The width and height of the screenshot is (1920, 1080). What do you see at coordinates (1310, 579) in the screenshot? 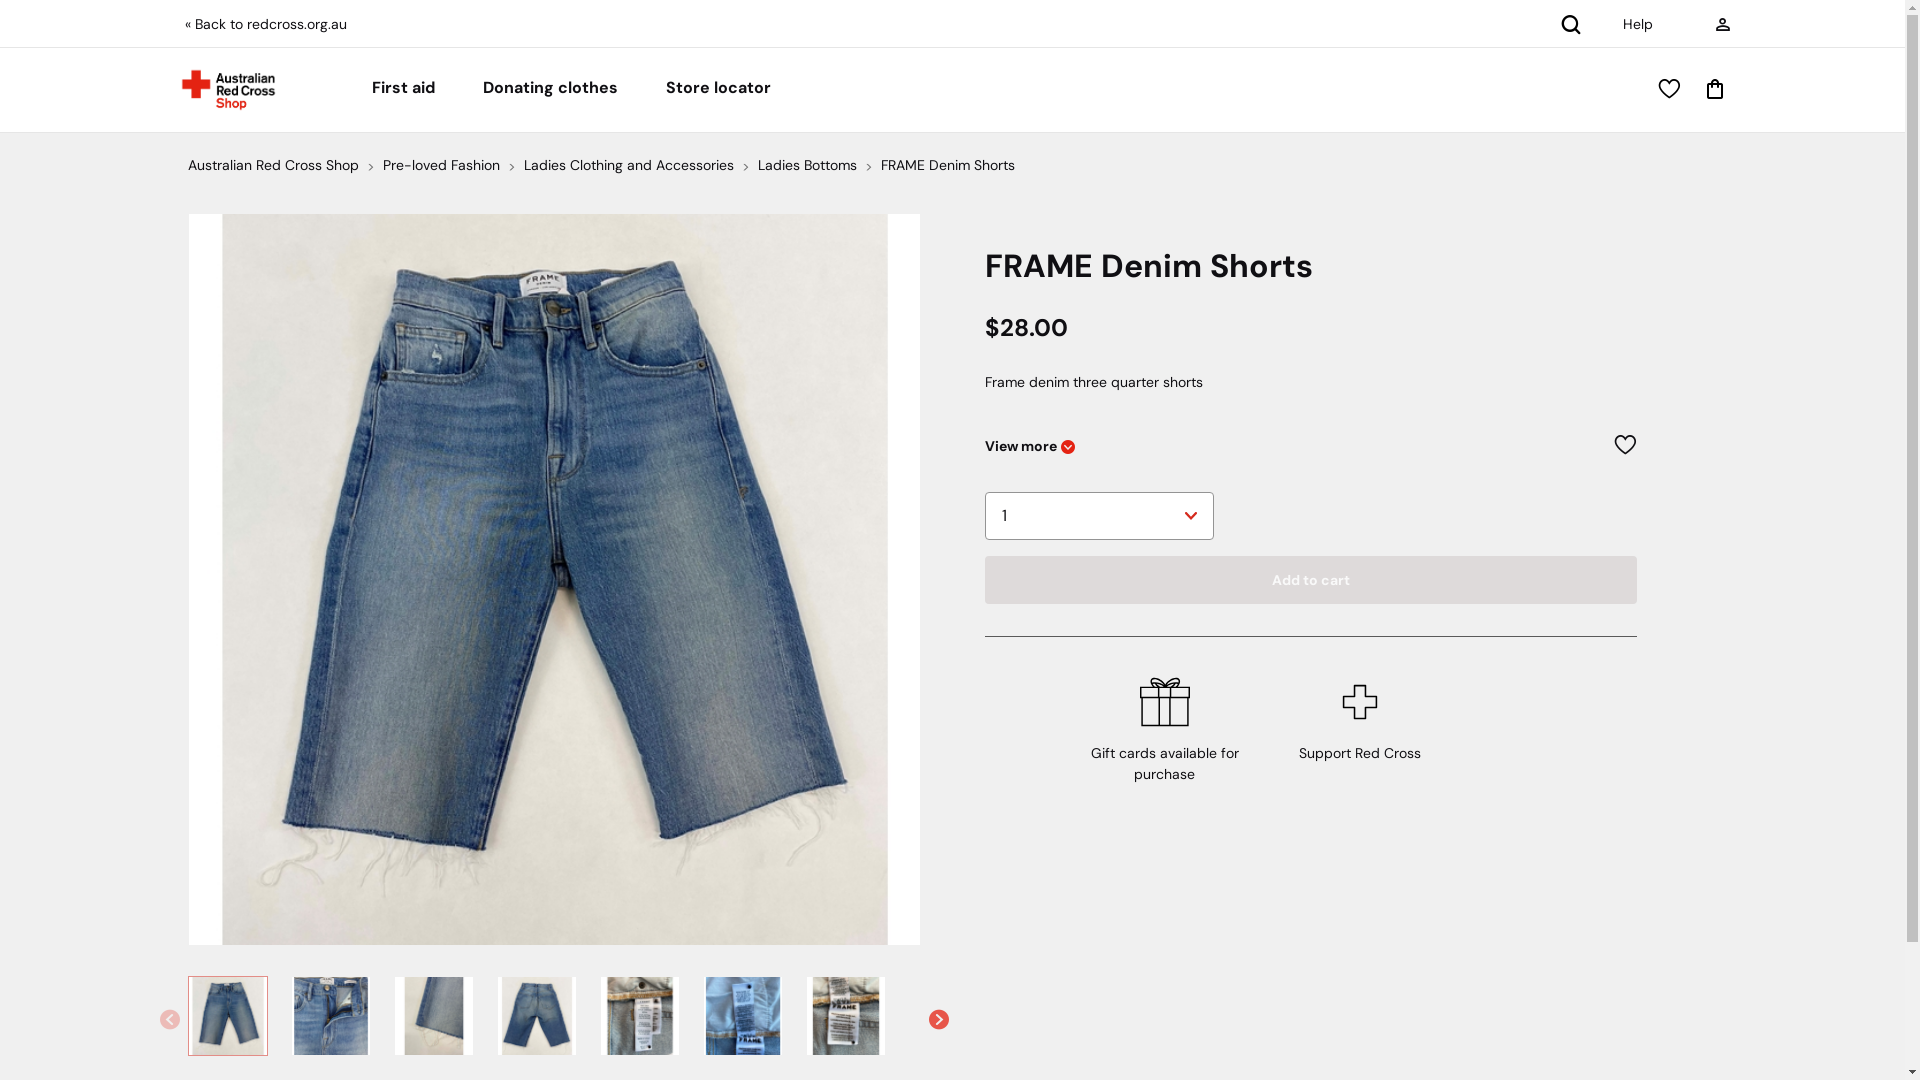
I see `'Add to cart'` at bounding box center [1310, 579].